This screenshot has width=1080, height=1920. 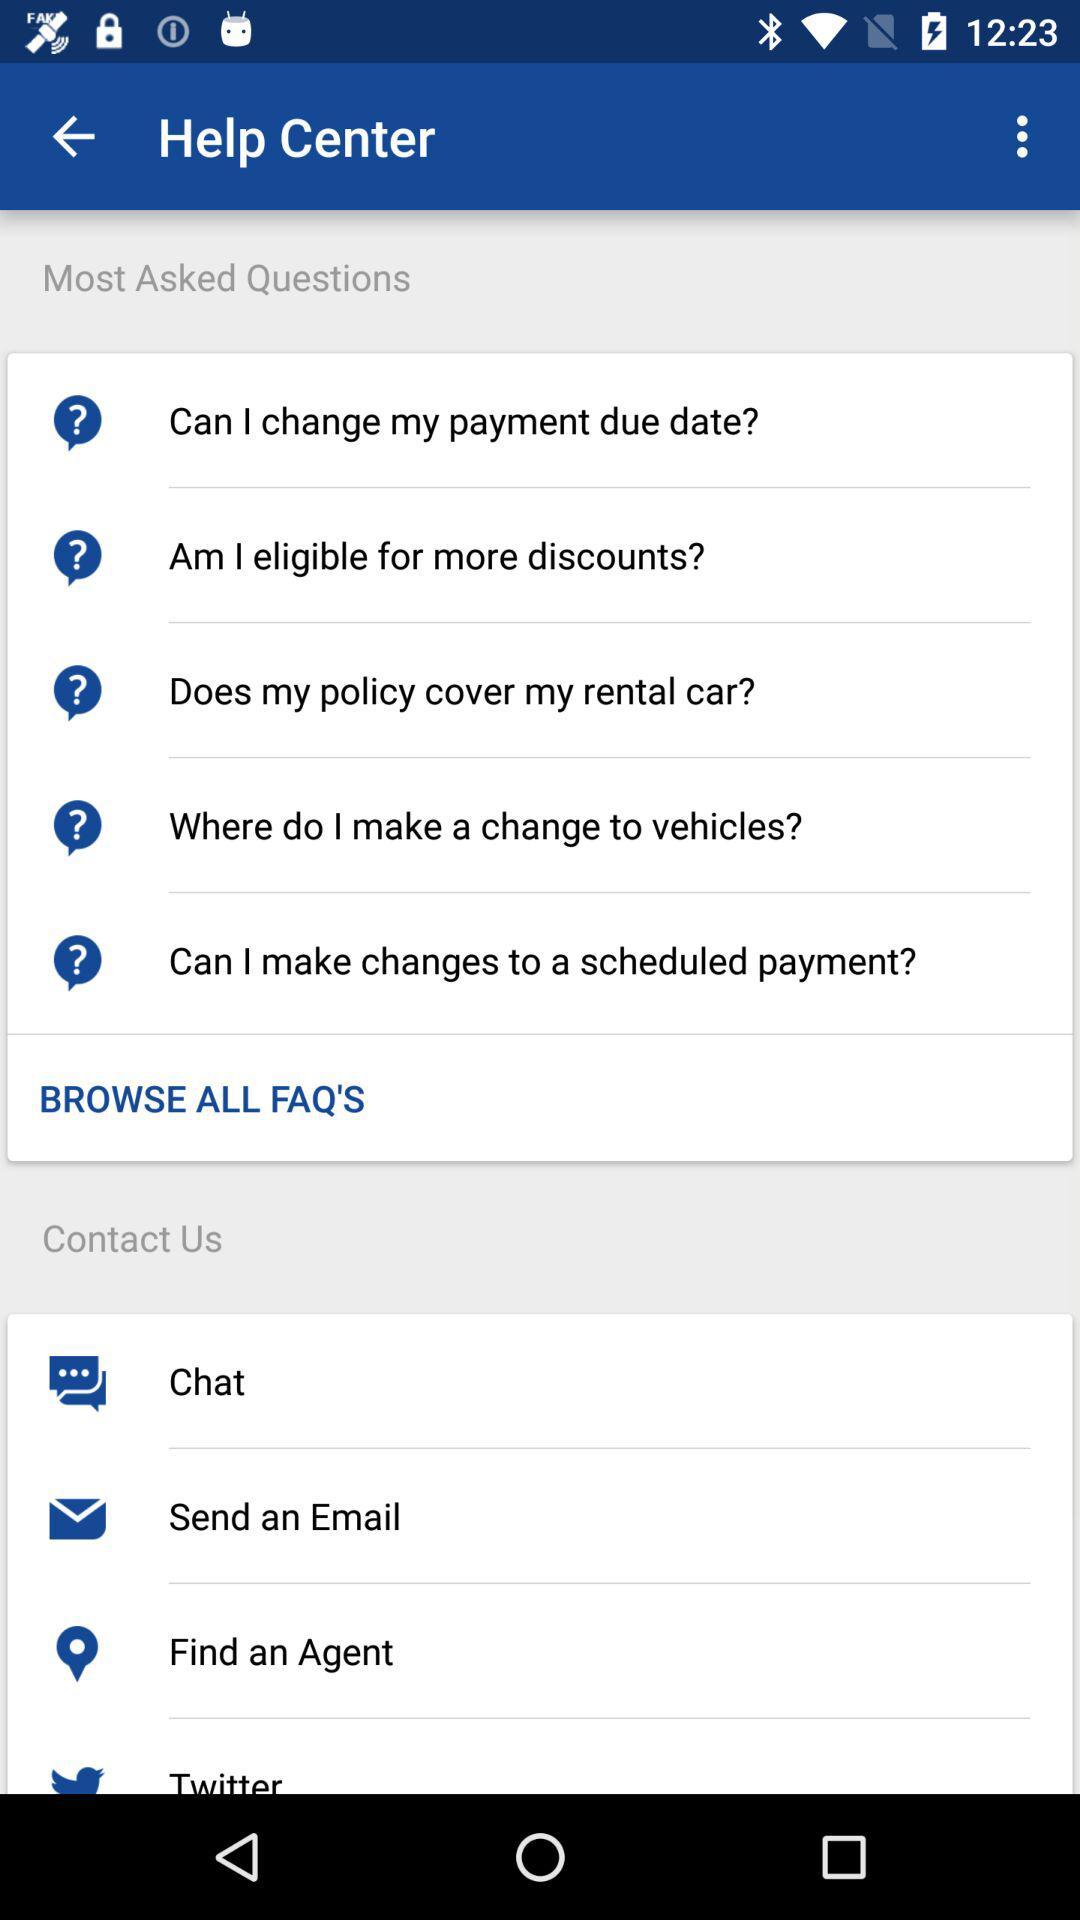 I want to click on app next to the help center app, so click(x=72, y=135).